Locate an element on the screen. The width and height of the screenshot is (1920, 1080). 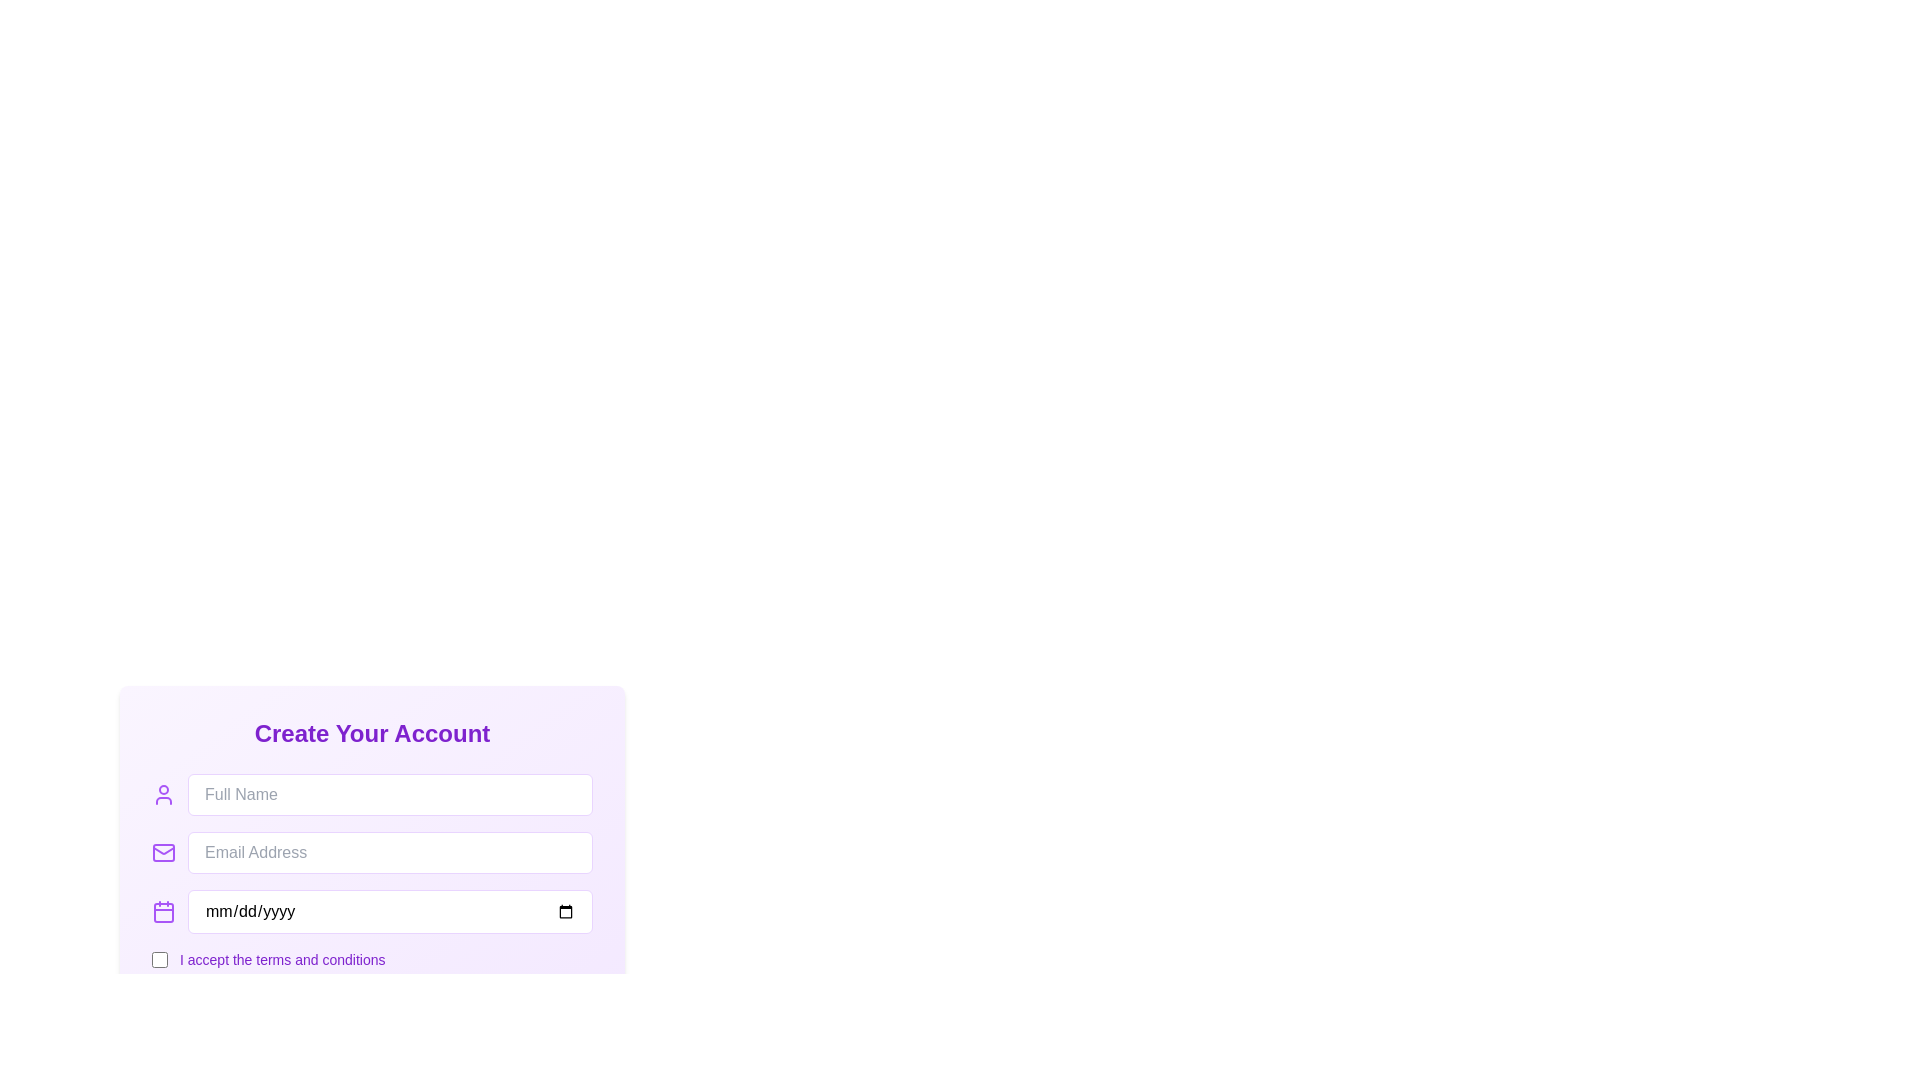
the input fields of the 'Create Your Account' dialog box to type information such as Full Name, Email Address, and Birth Date is located at coordinates (372, 817).